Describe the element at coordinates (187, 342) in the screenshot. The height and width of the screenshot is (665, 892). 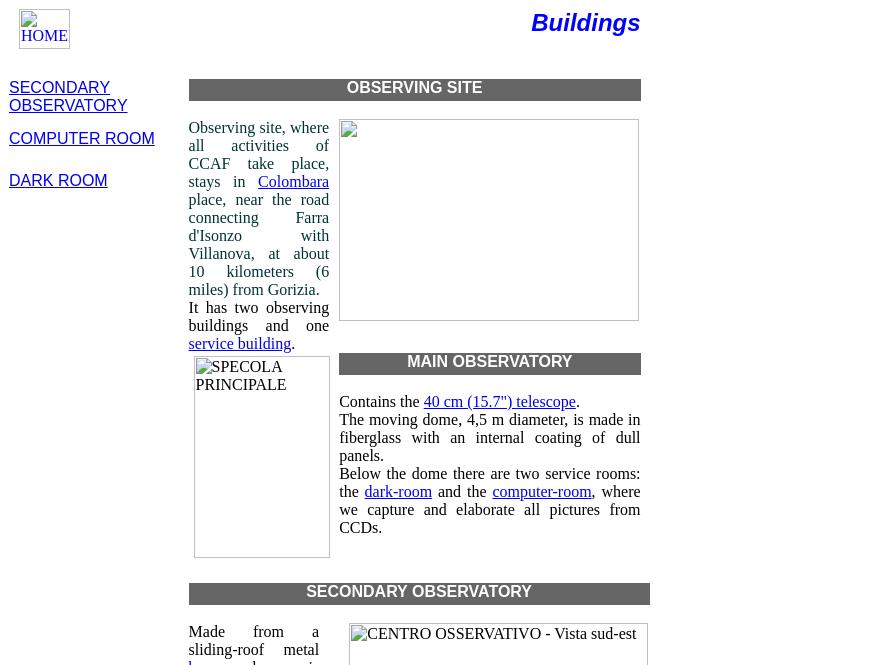
I see `'service building'` at that location.